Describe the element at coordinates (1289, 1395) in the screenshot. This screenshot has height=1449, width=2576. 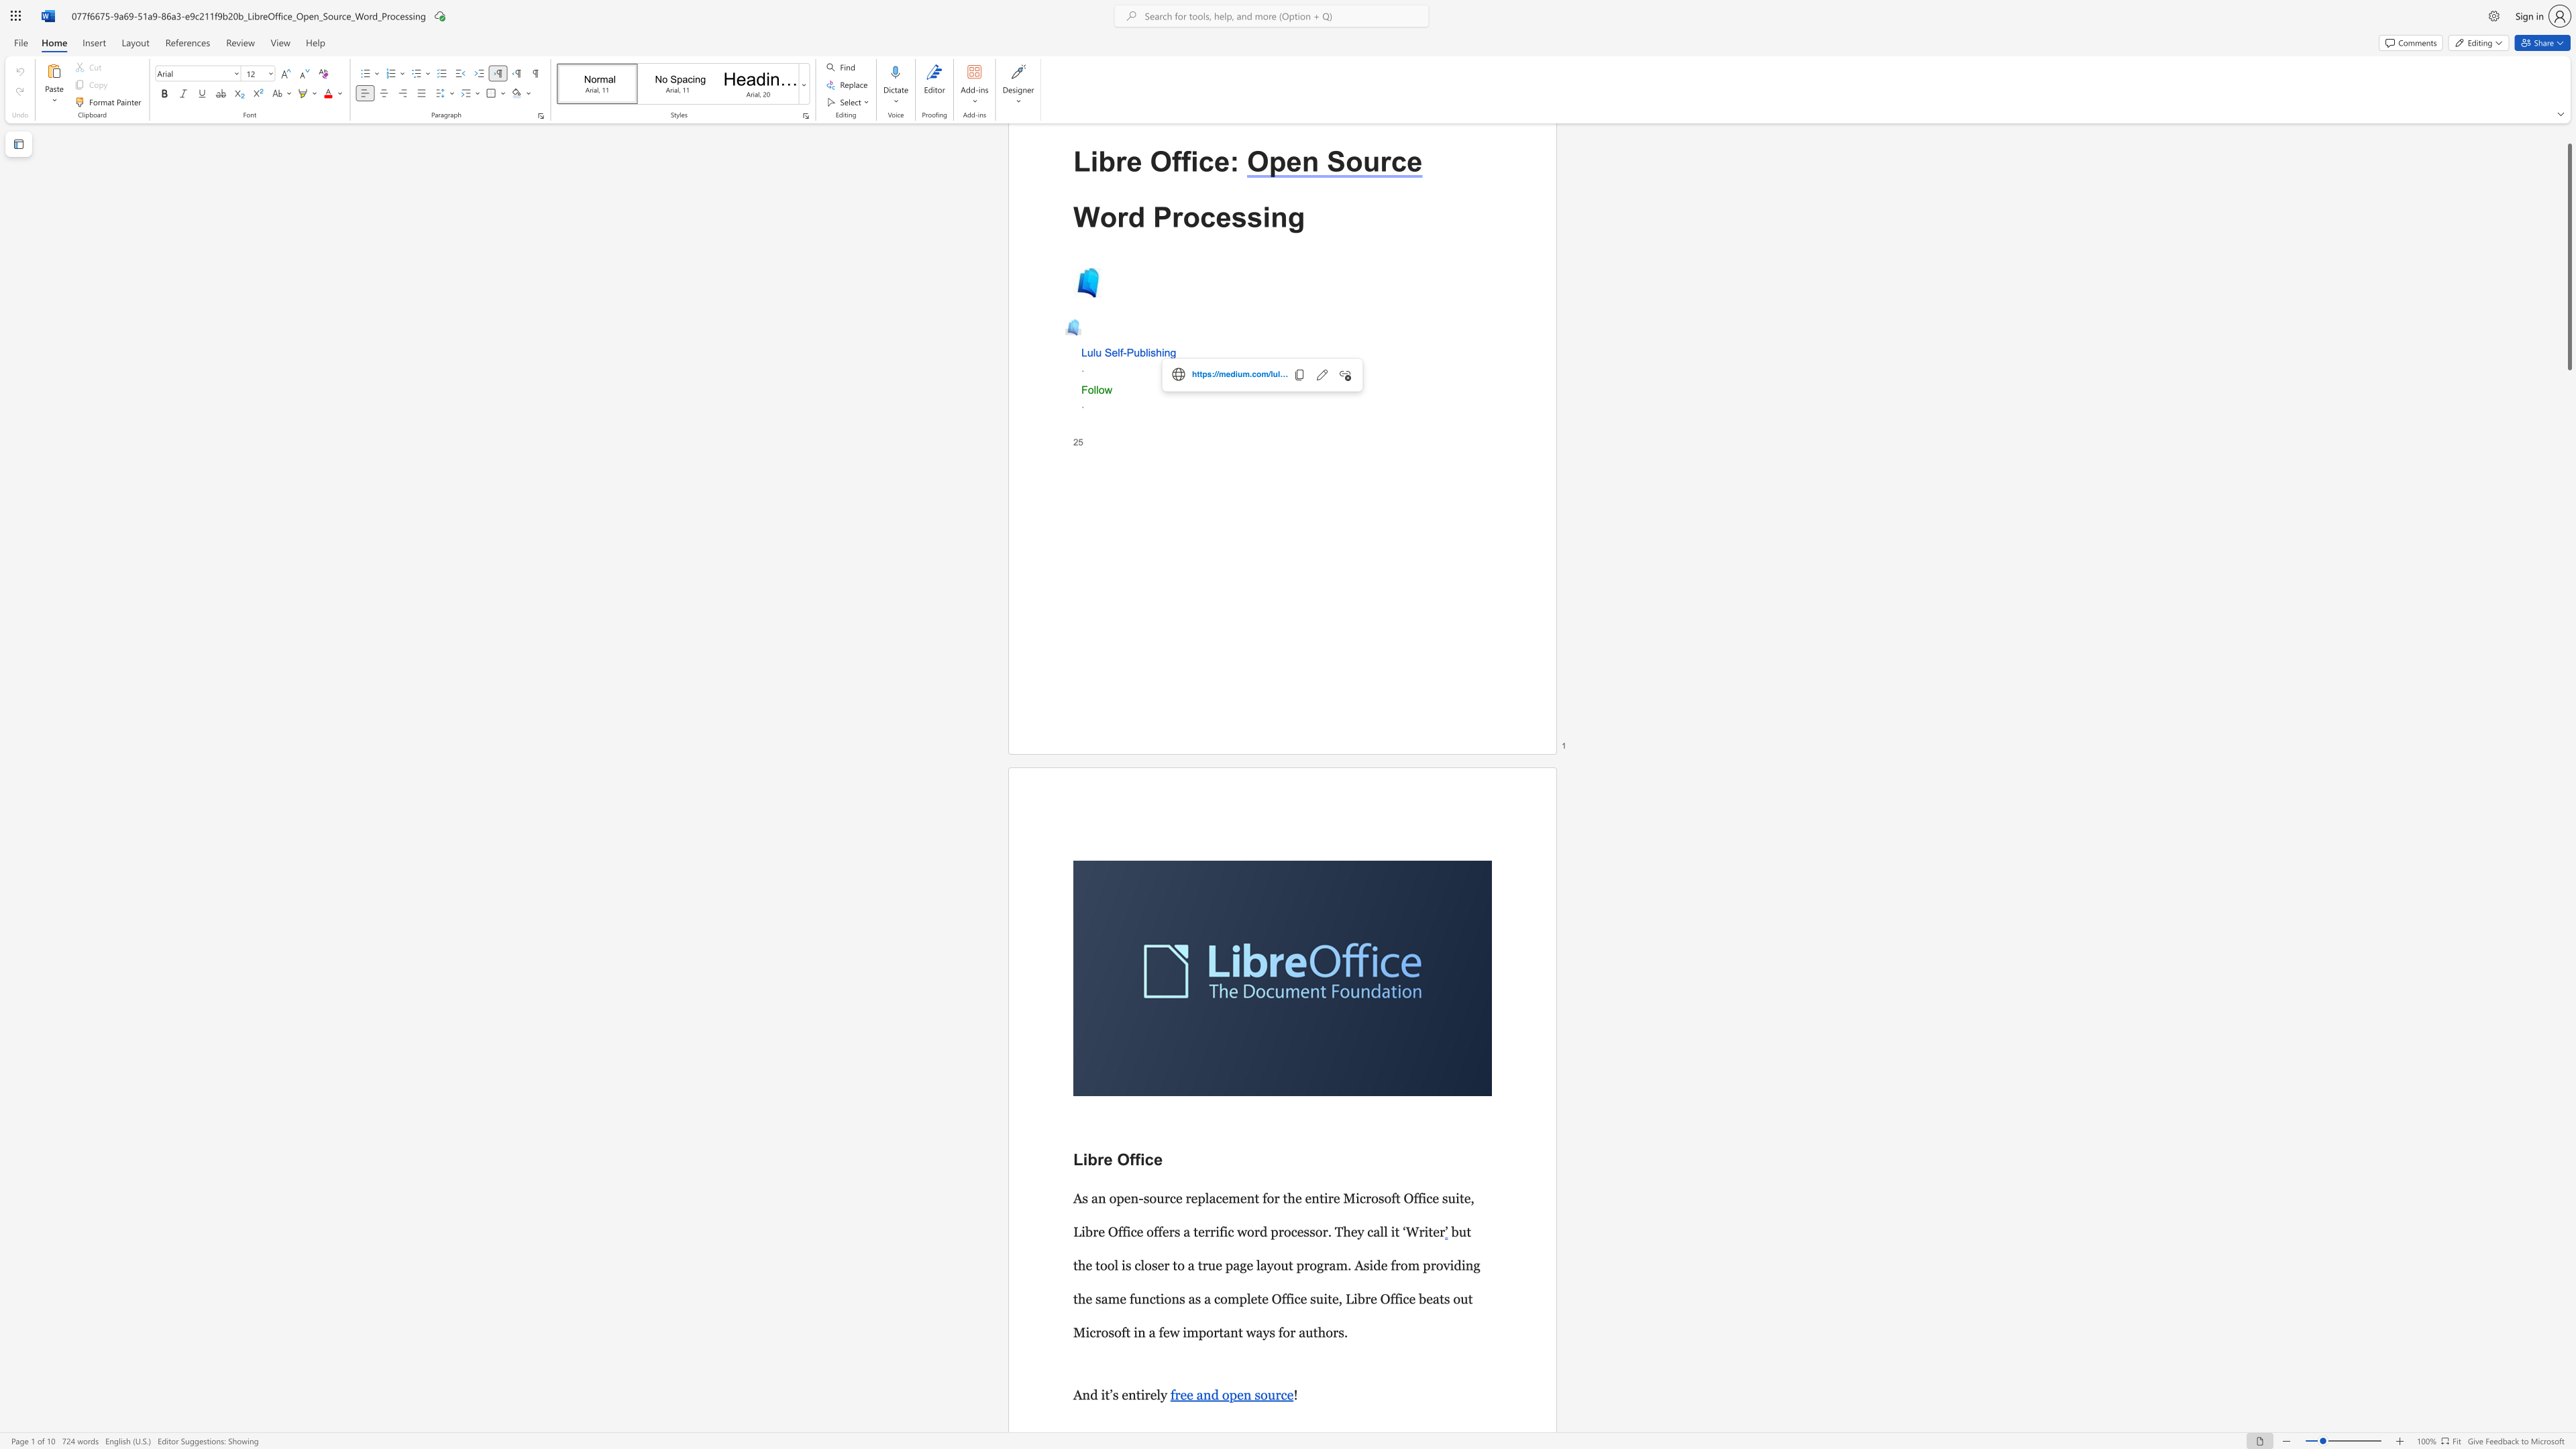
I see `the 4th character "e" in the text` at that location.